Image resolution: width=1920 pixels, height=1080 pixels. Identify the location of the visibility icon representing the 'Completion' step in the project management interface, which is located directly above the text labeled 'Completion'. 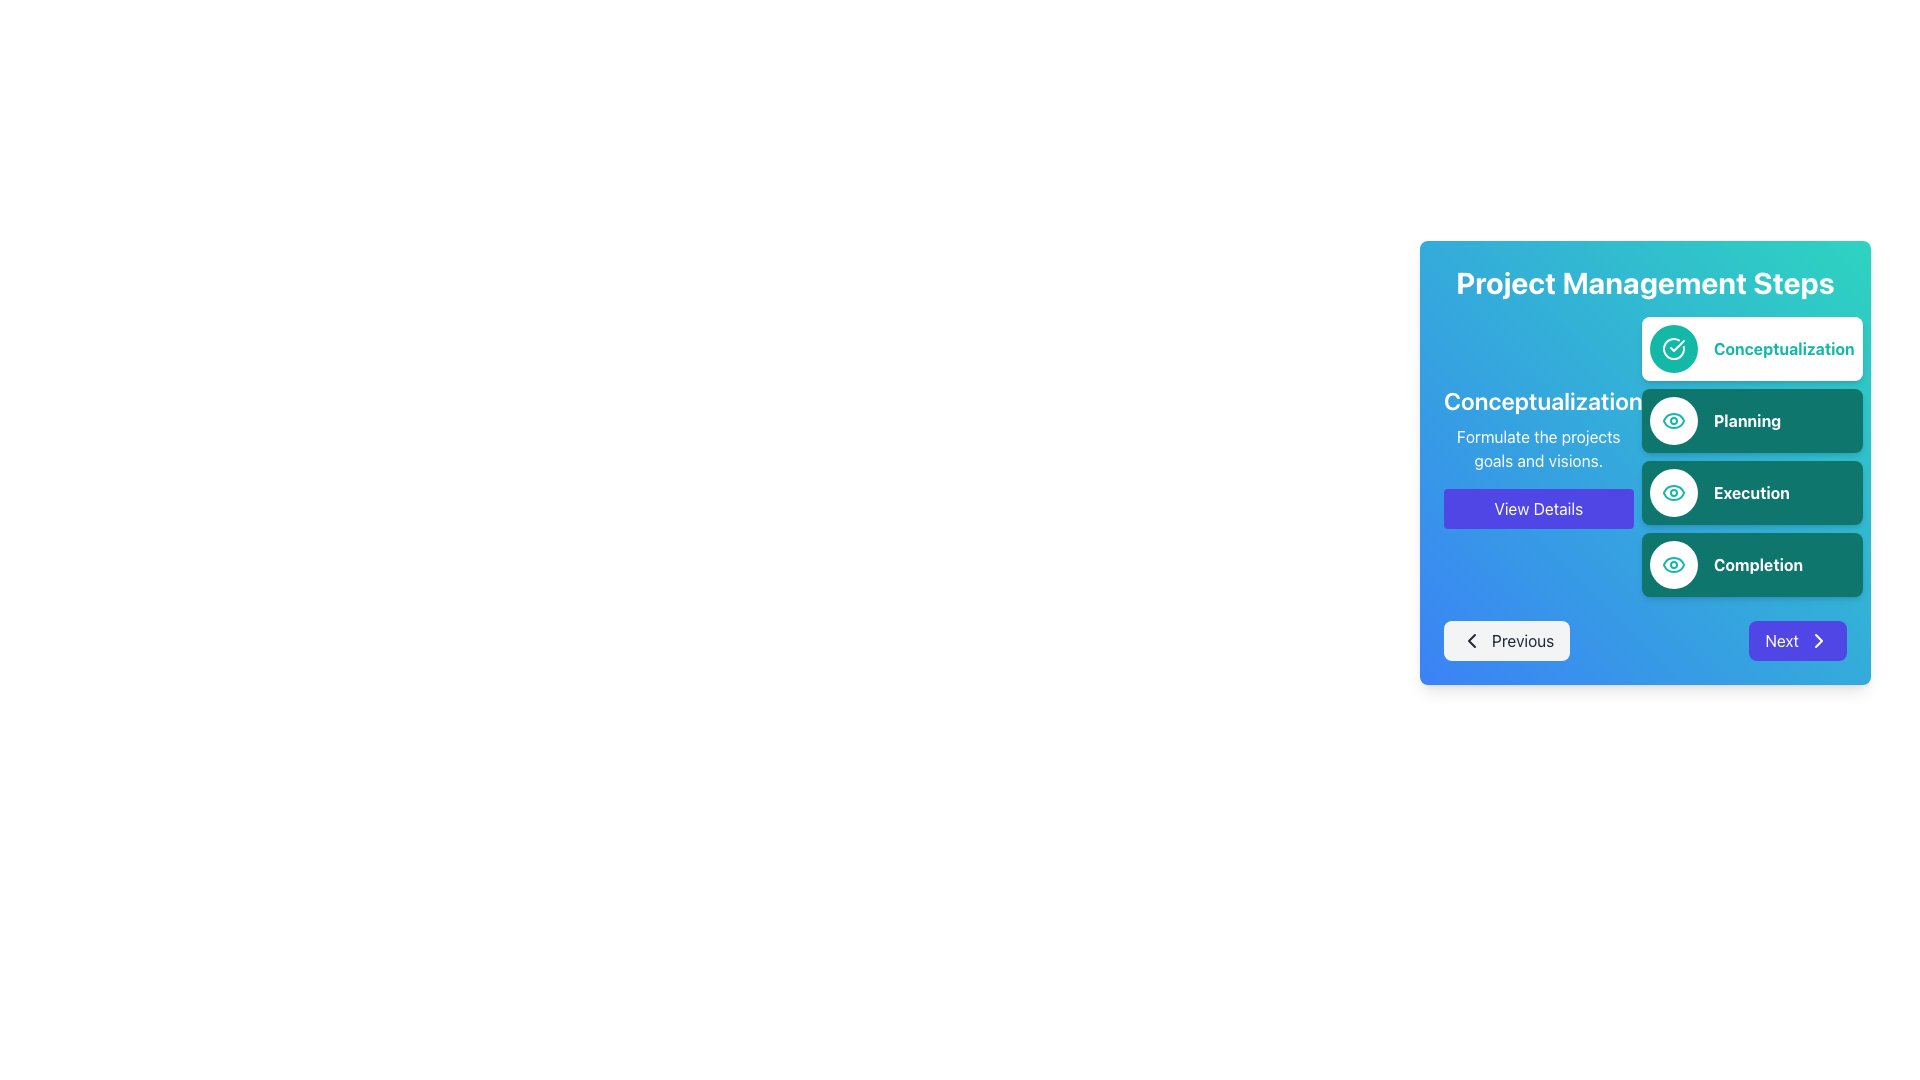
(1673, 564).